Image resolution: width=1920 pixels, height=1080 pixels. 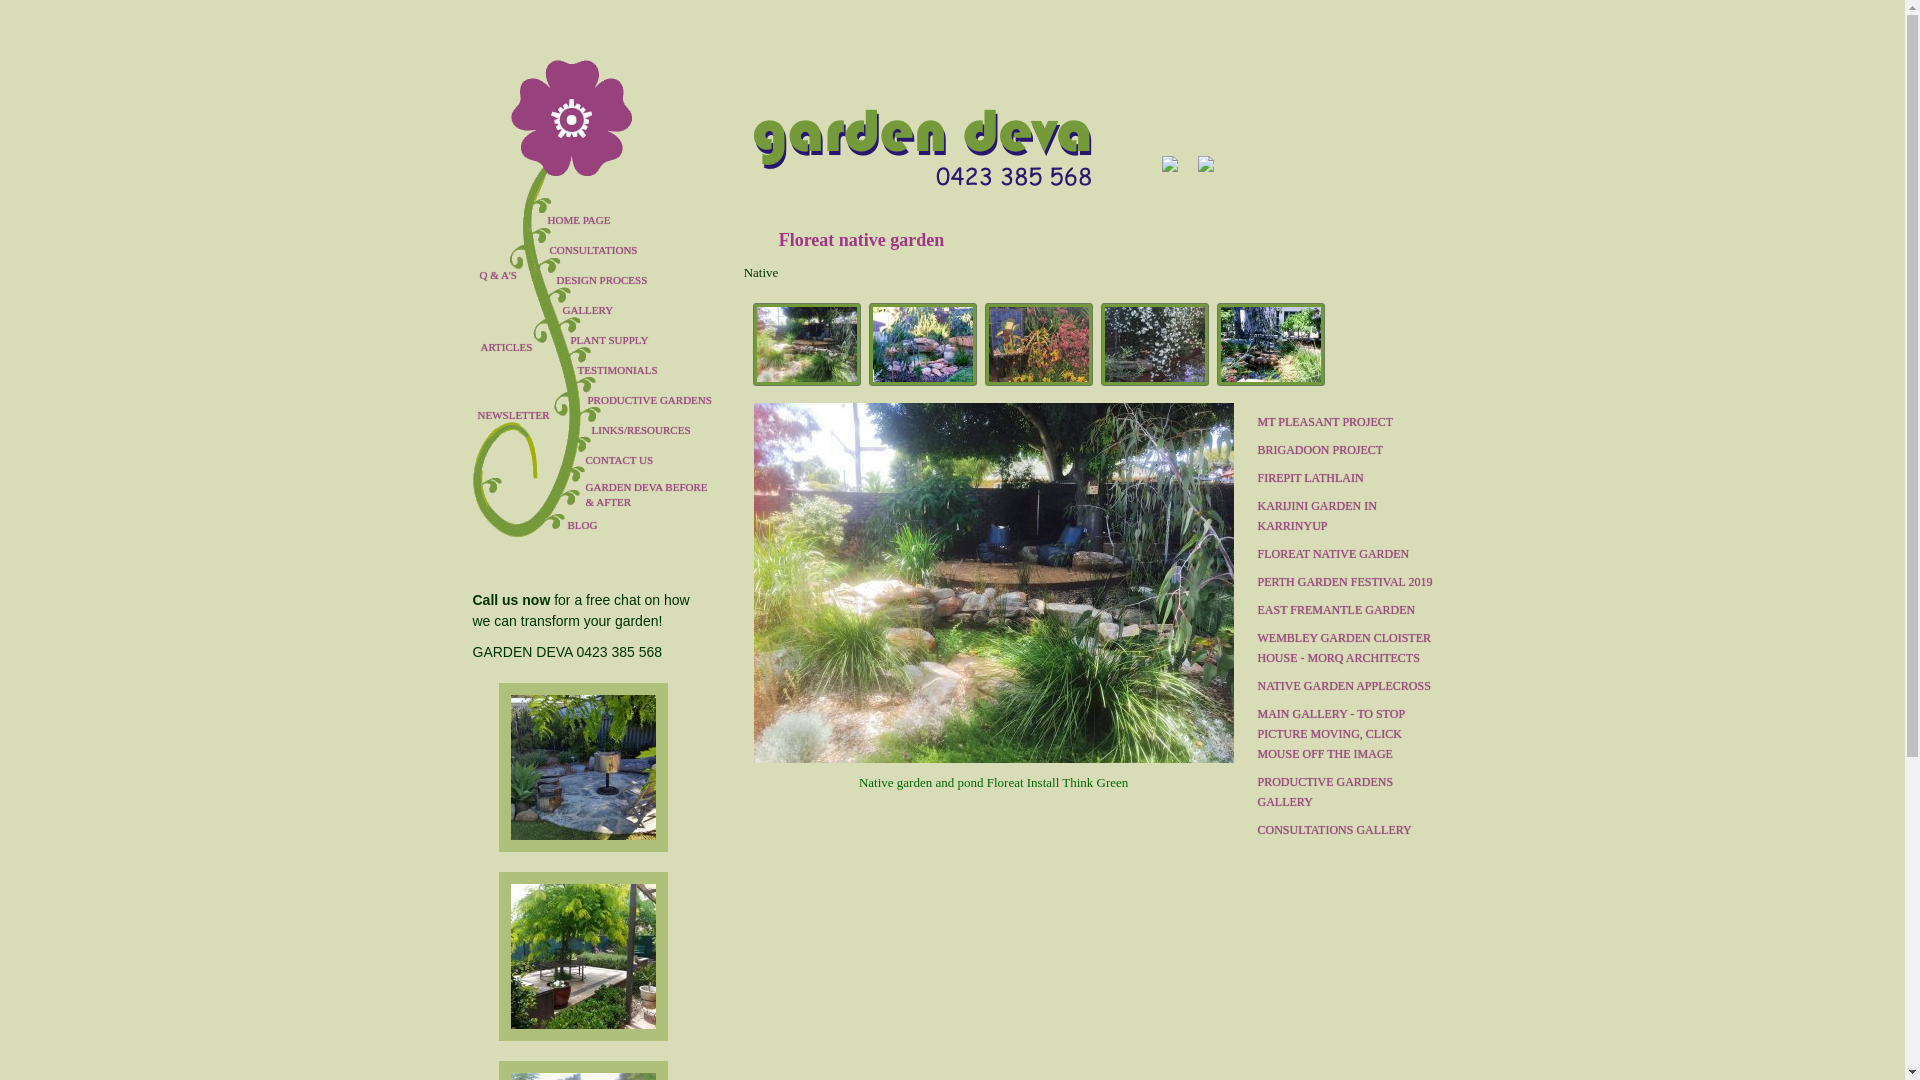 I want to click on 'DESIGN PROCESS', so click(x=643, y=280).